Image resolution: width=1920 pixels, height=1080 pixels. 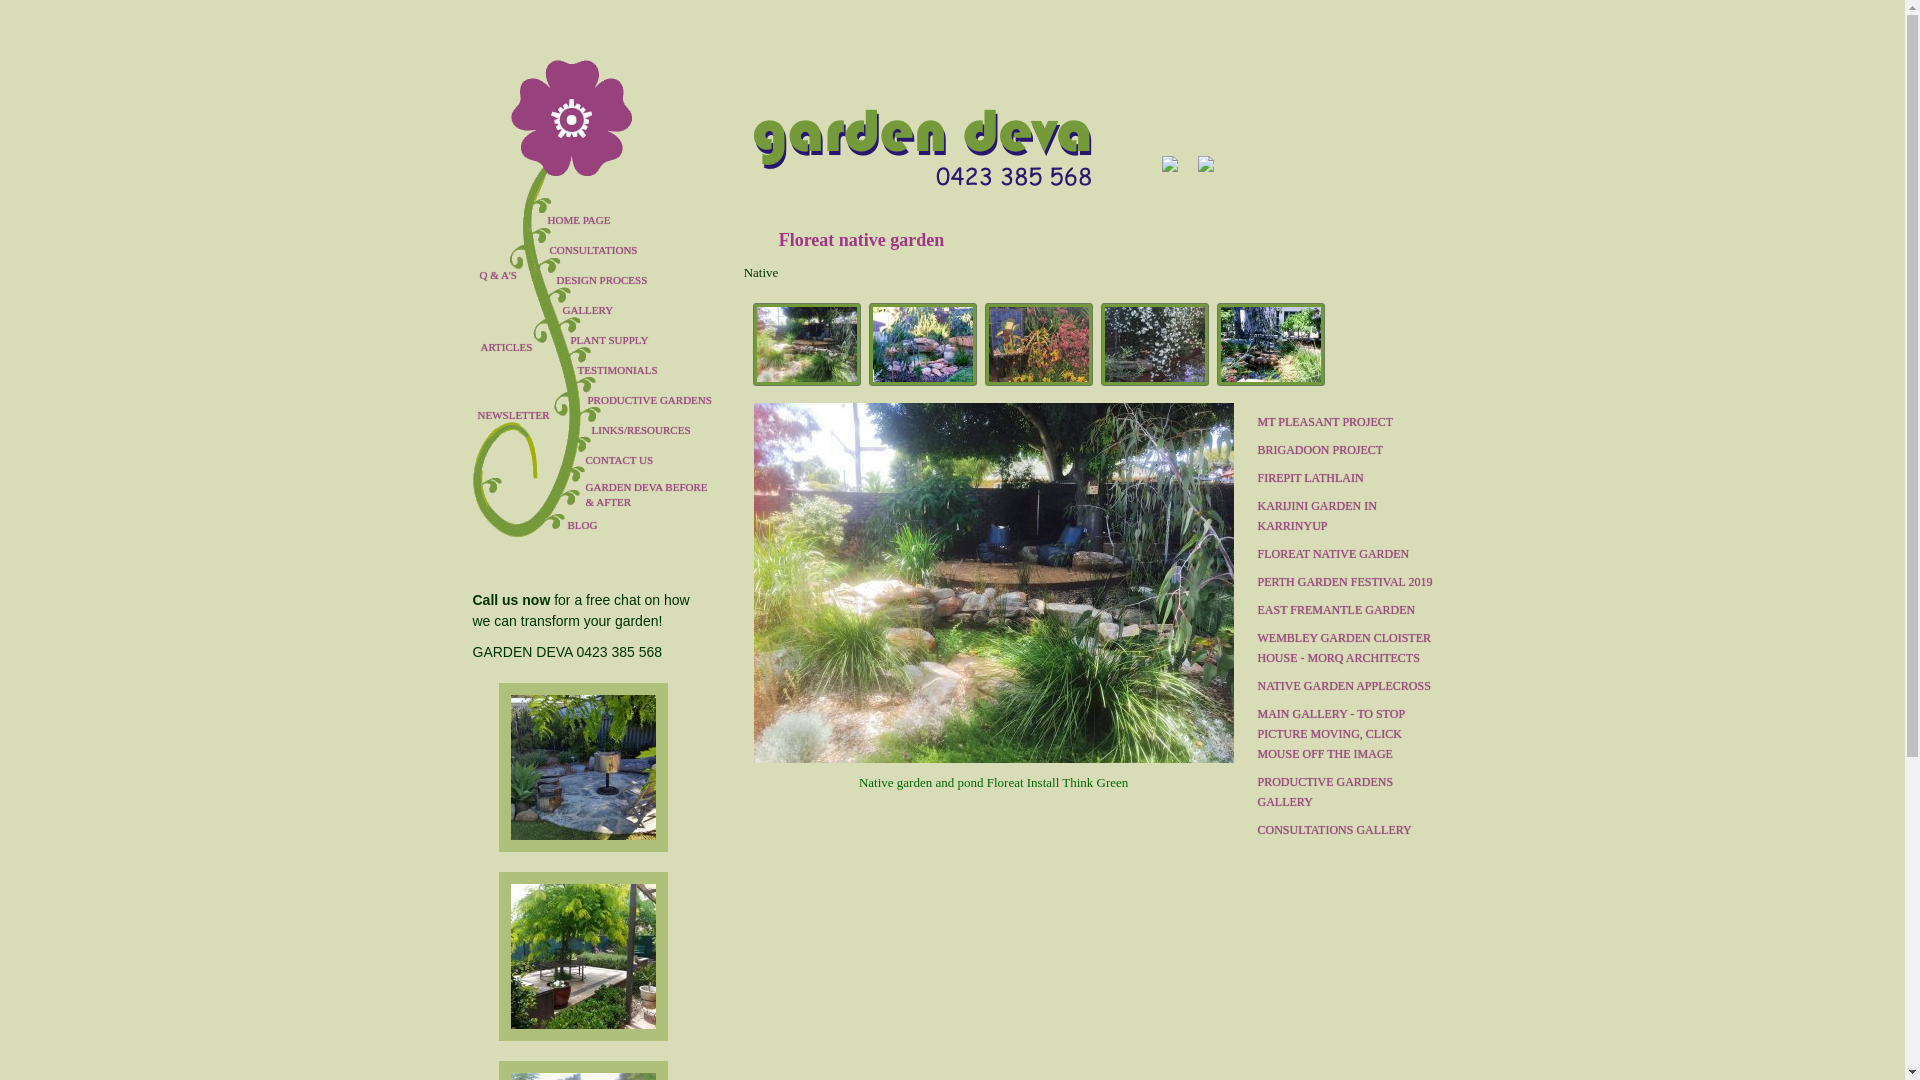 I want to click on 'DESIGN PROCESS', so click(x=643, y=280).